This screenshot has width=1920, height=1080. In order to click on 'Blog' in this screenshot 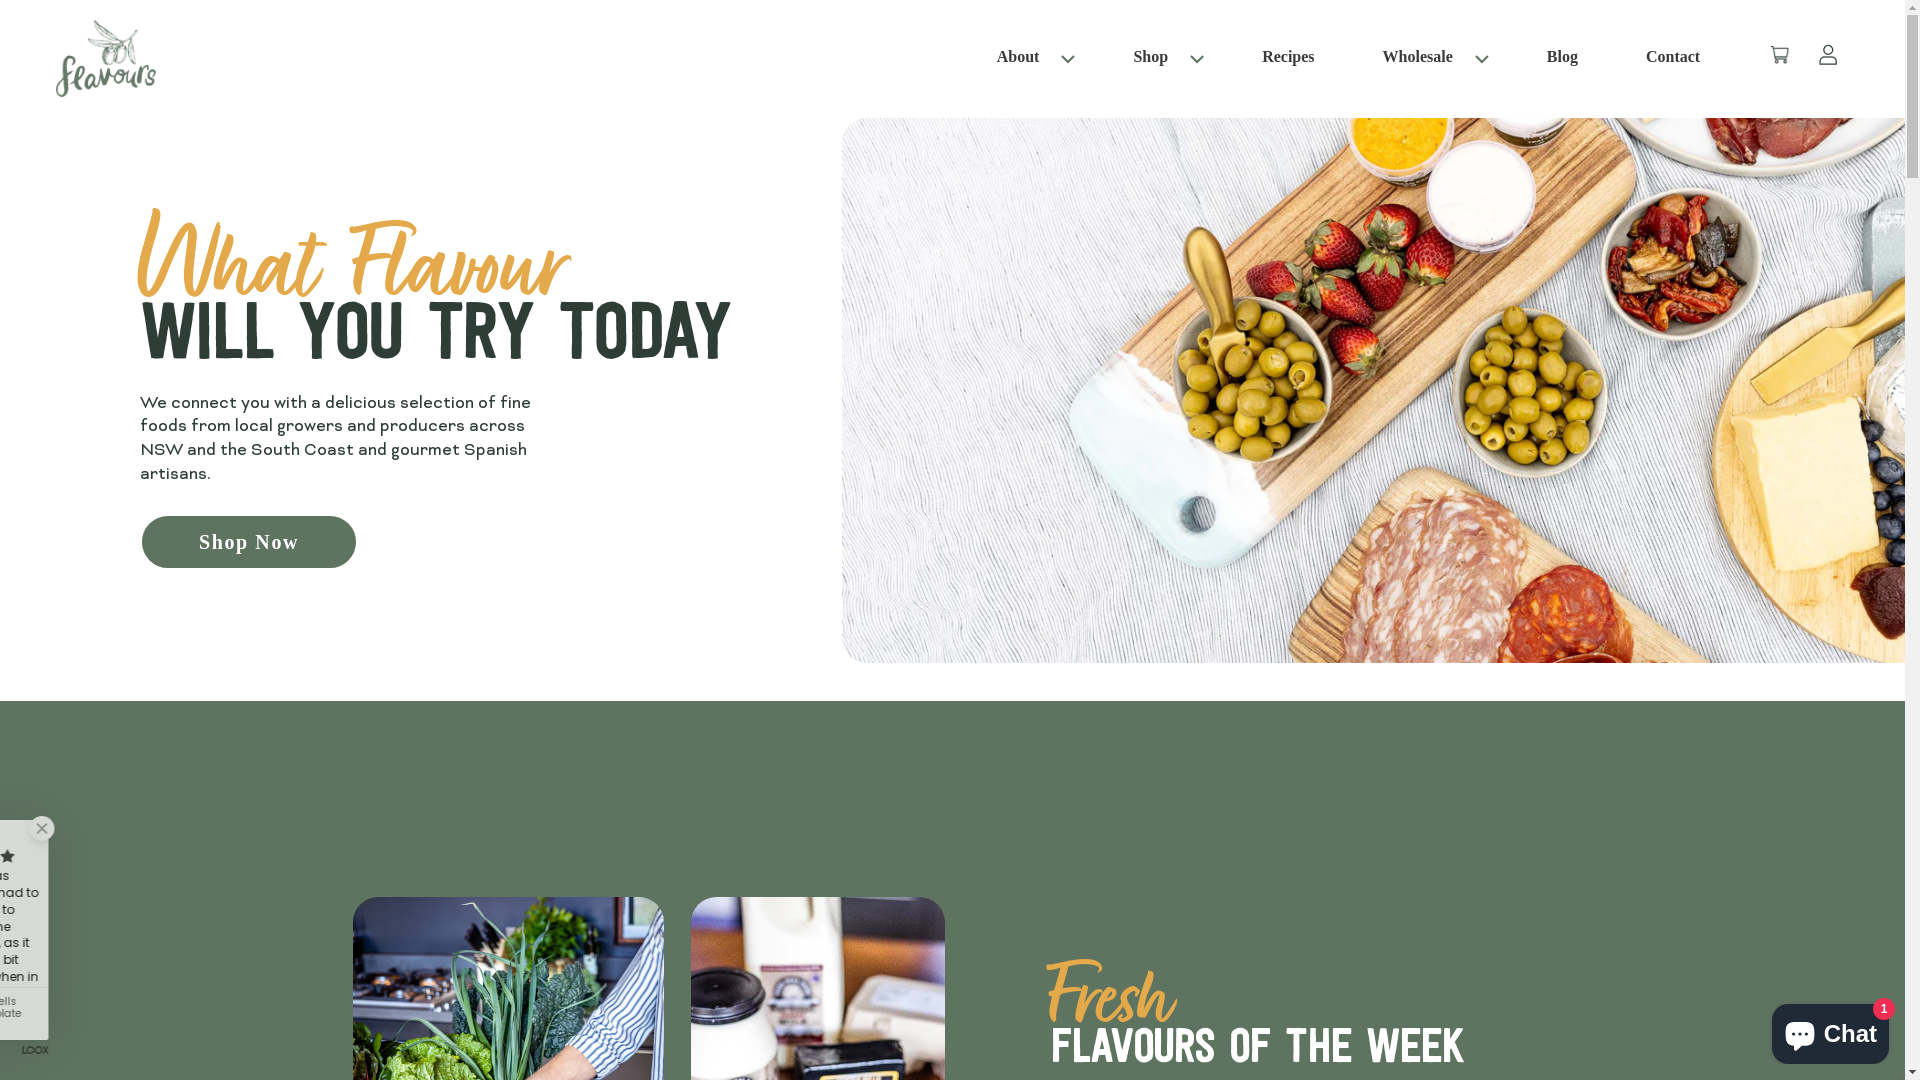, I will do `click(1535, 57)`.